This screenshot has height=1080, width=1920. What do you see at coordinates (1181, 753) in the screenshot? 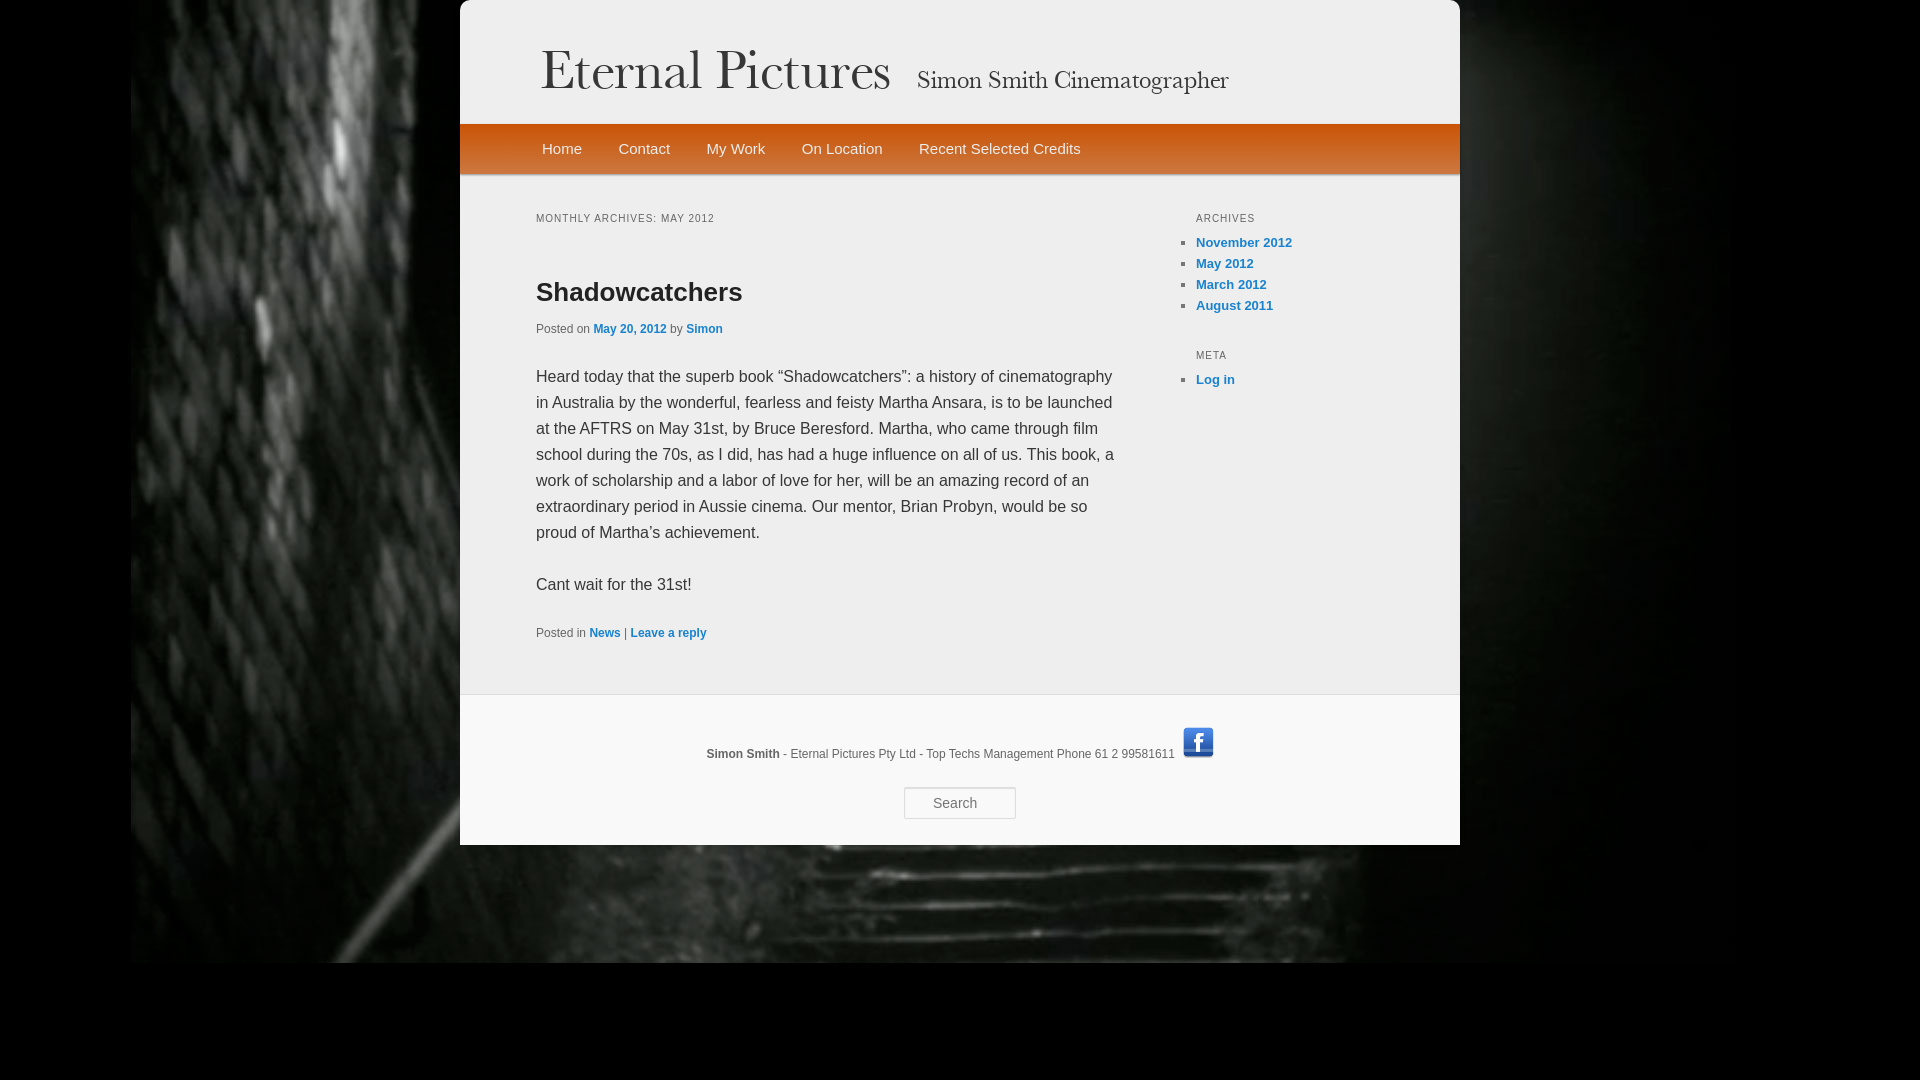
I see `'Visit me on Facebook'` at bounding box center [1181, 753].